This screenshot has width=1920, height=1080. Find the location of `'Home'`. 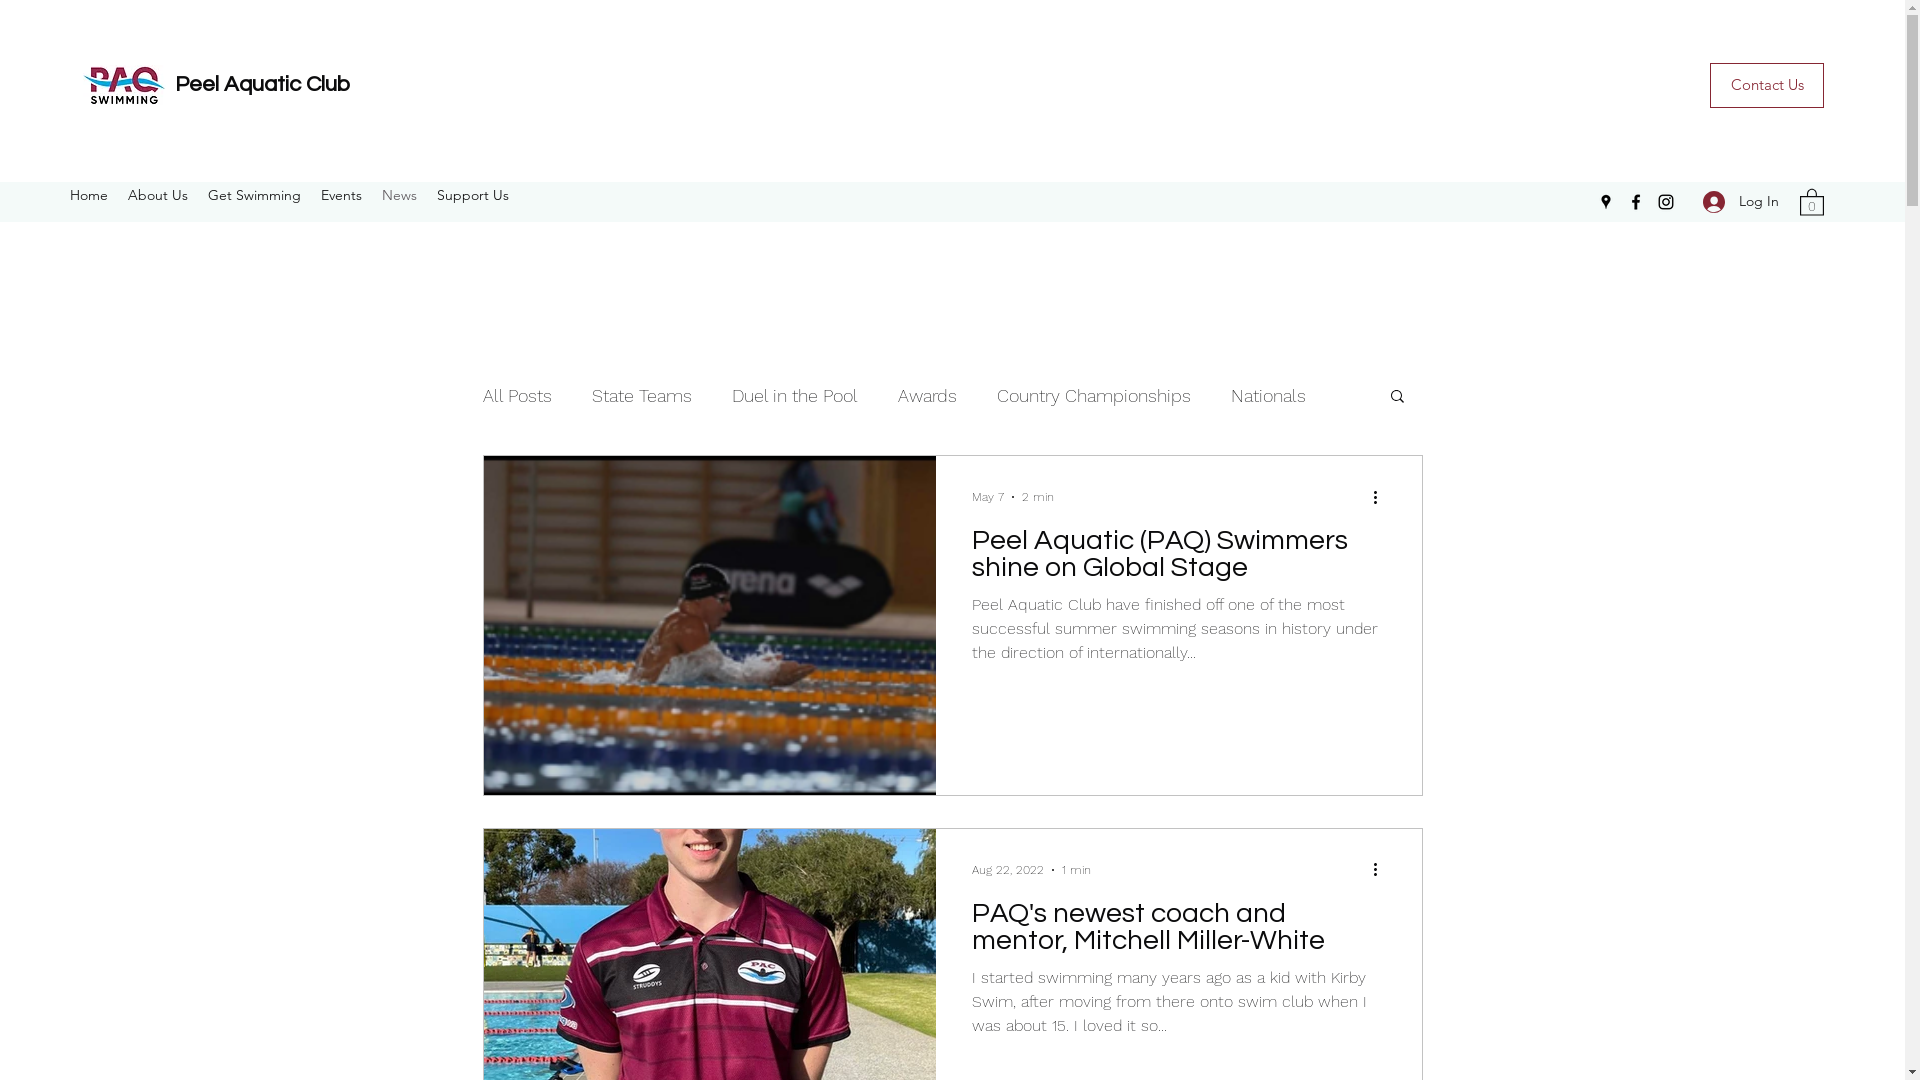

'Home' is located at coordinates (59, 195).